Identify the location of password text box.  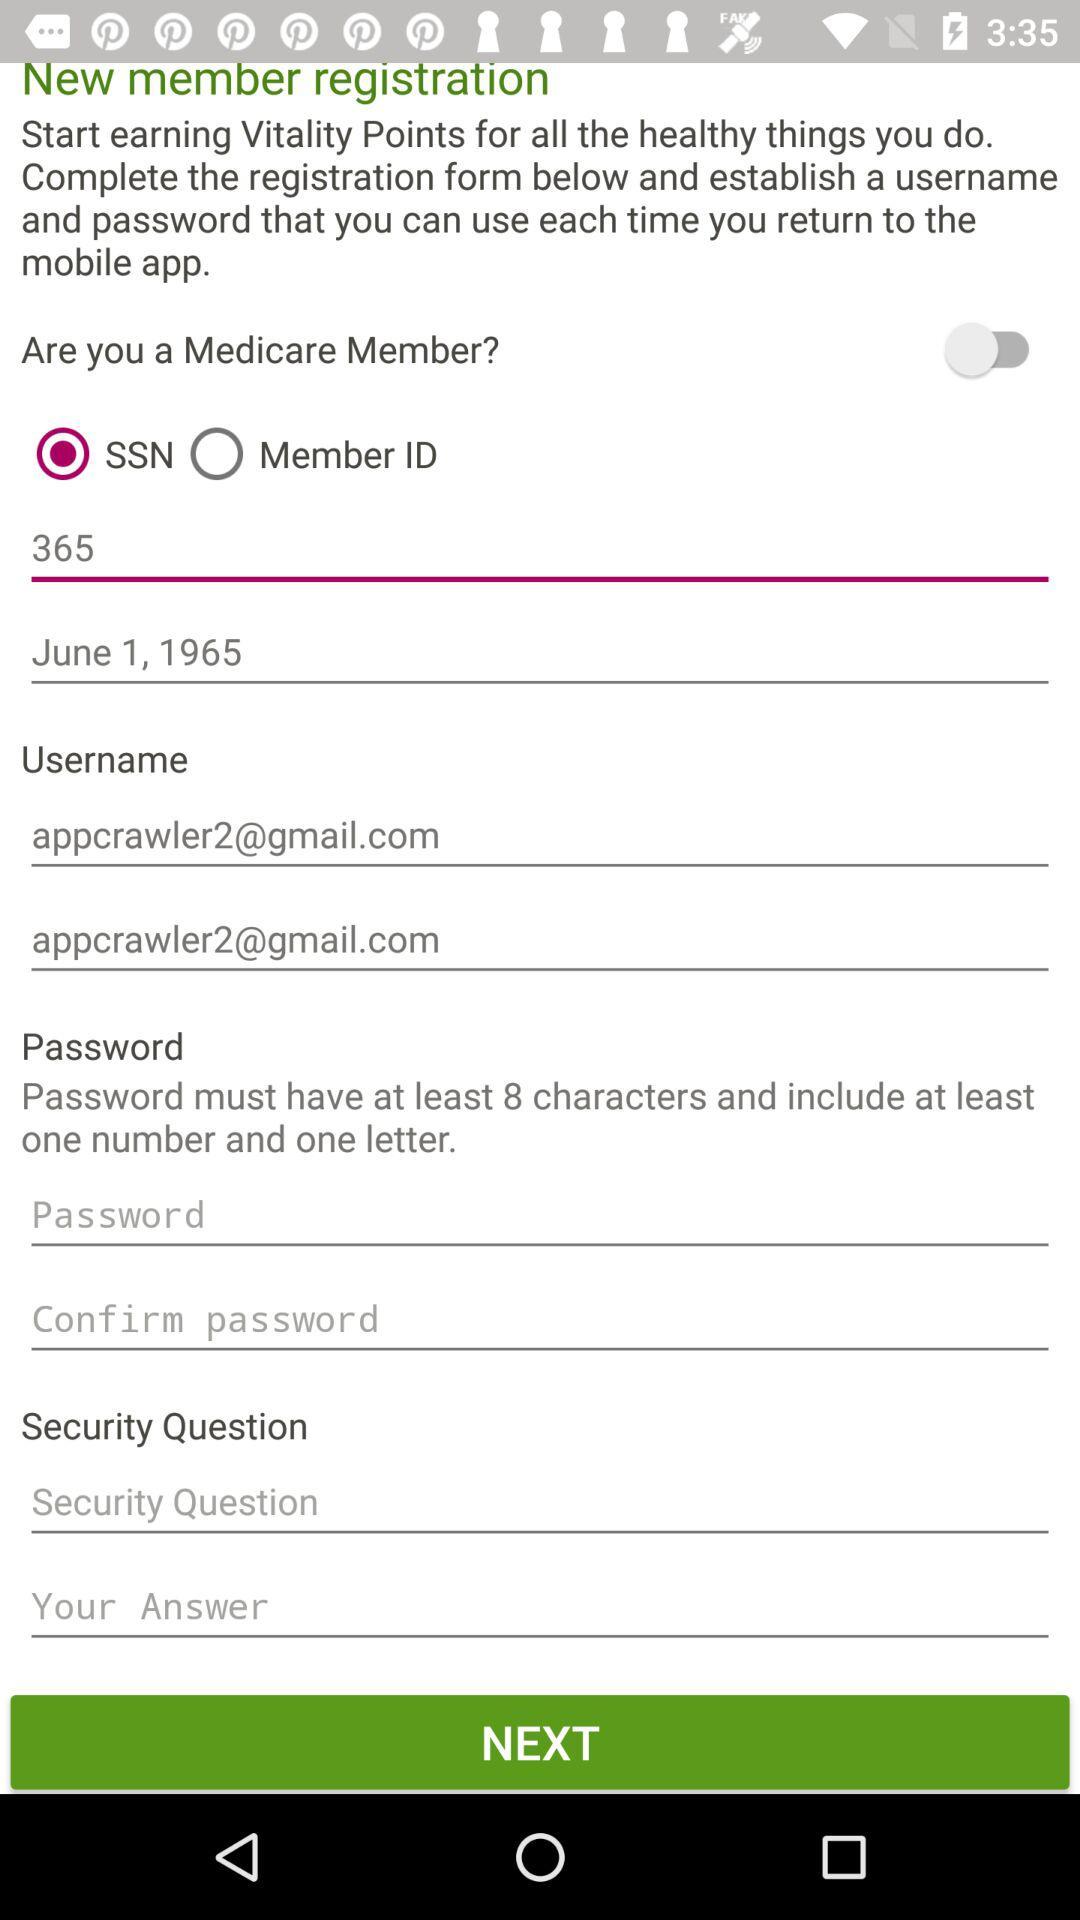
(540, 1213).